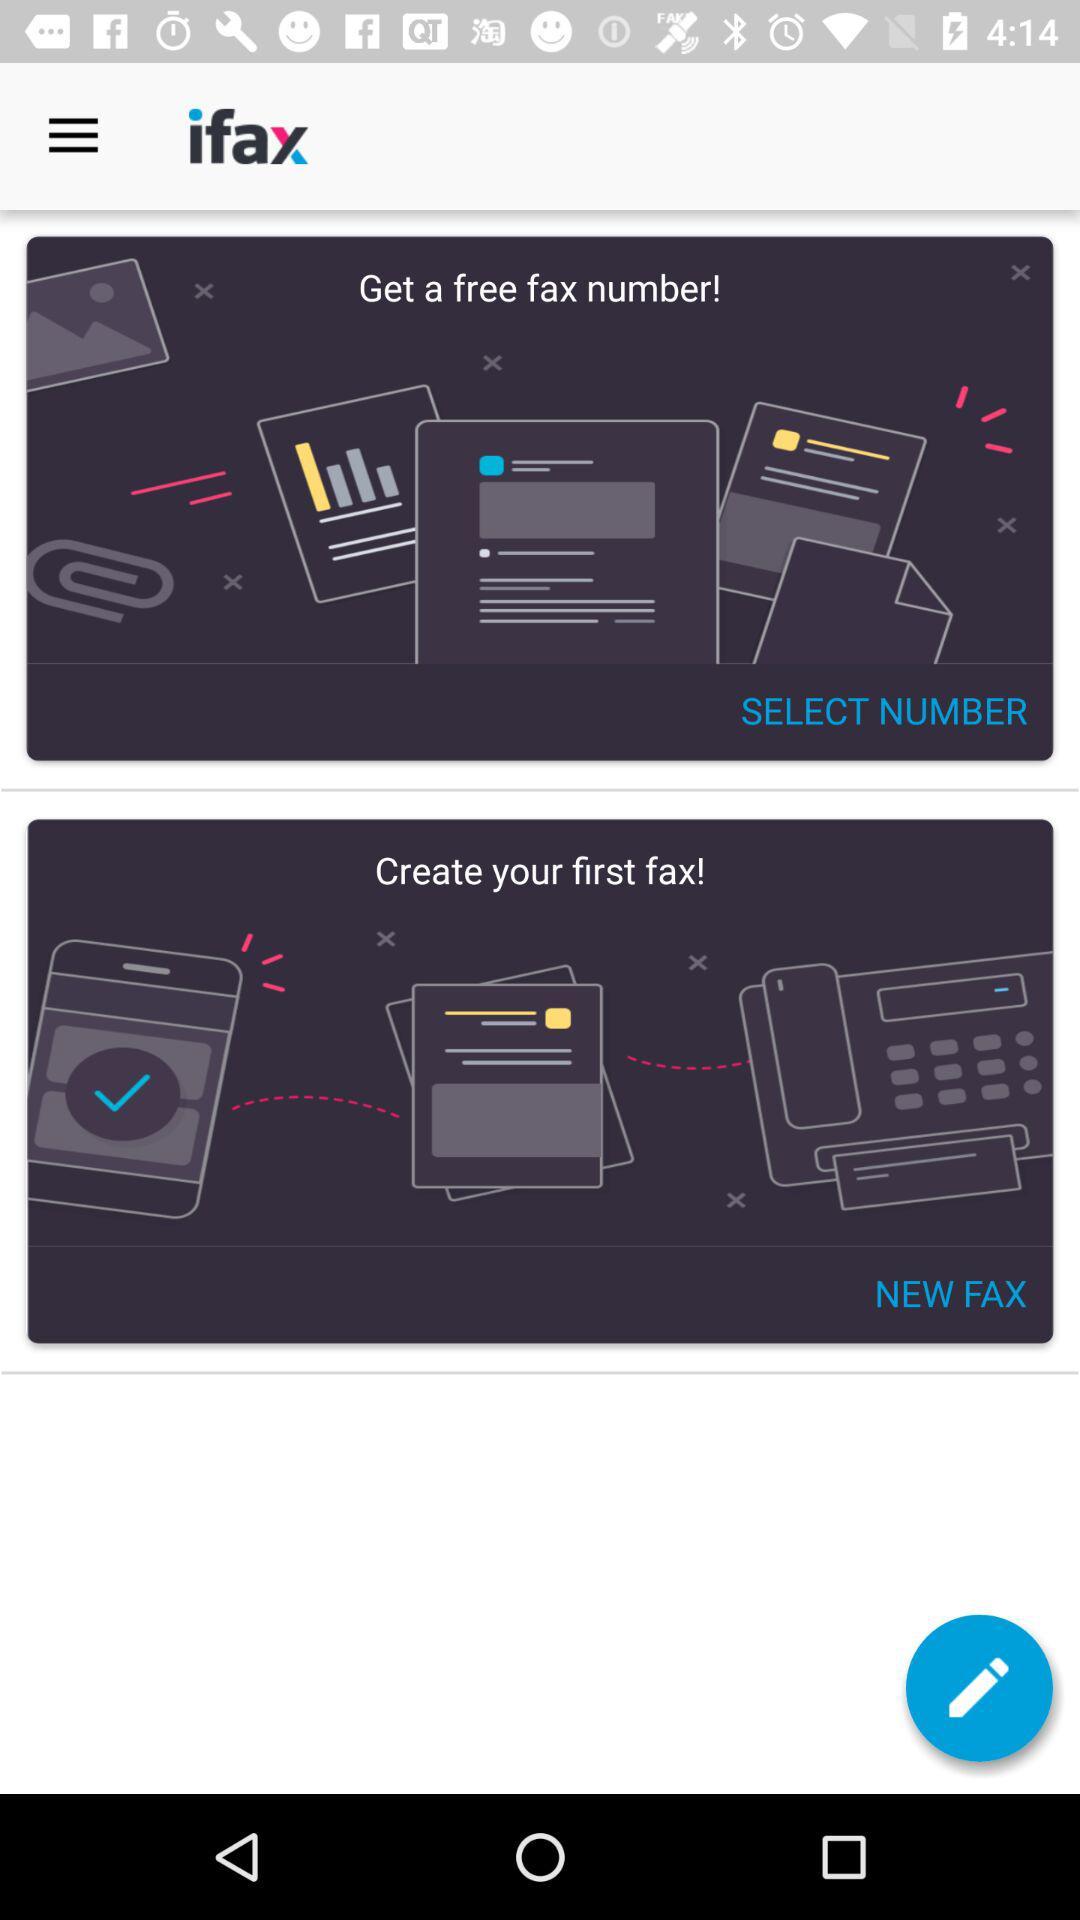 The image size is (1080, 1920). Describe the element at coordinates (978, 1687) in the screenshot. I see `new fax` at that location.